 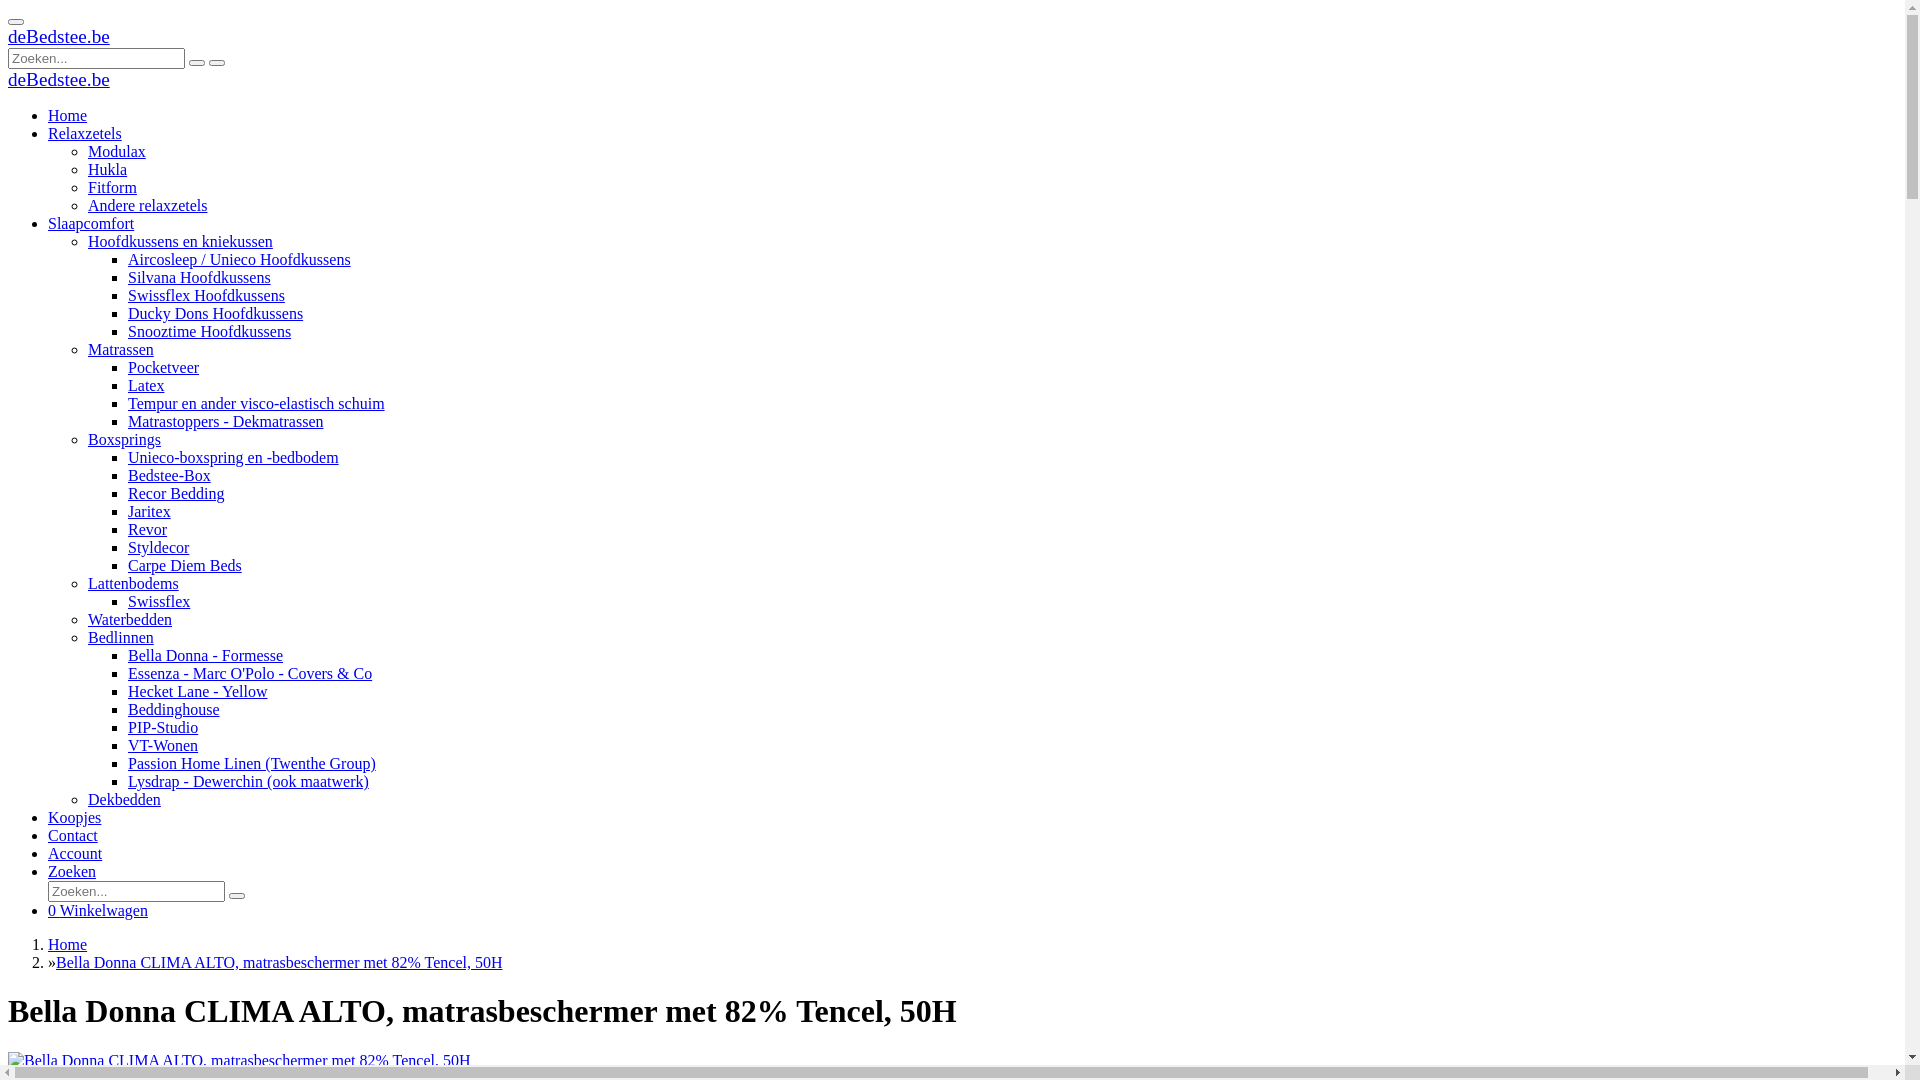 What do you see at coordinates (247, 780) in the screenshot?
I see `'Lysdrap - Dewerchin (ook maatwerk)'` at bounding box center [247, 780].